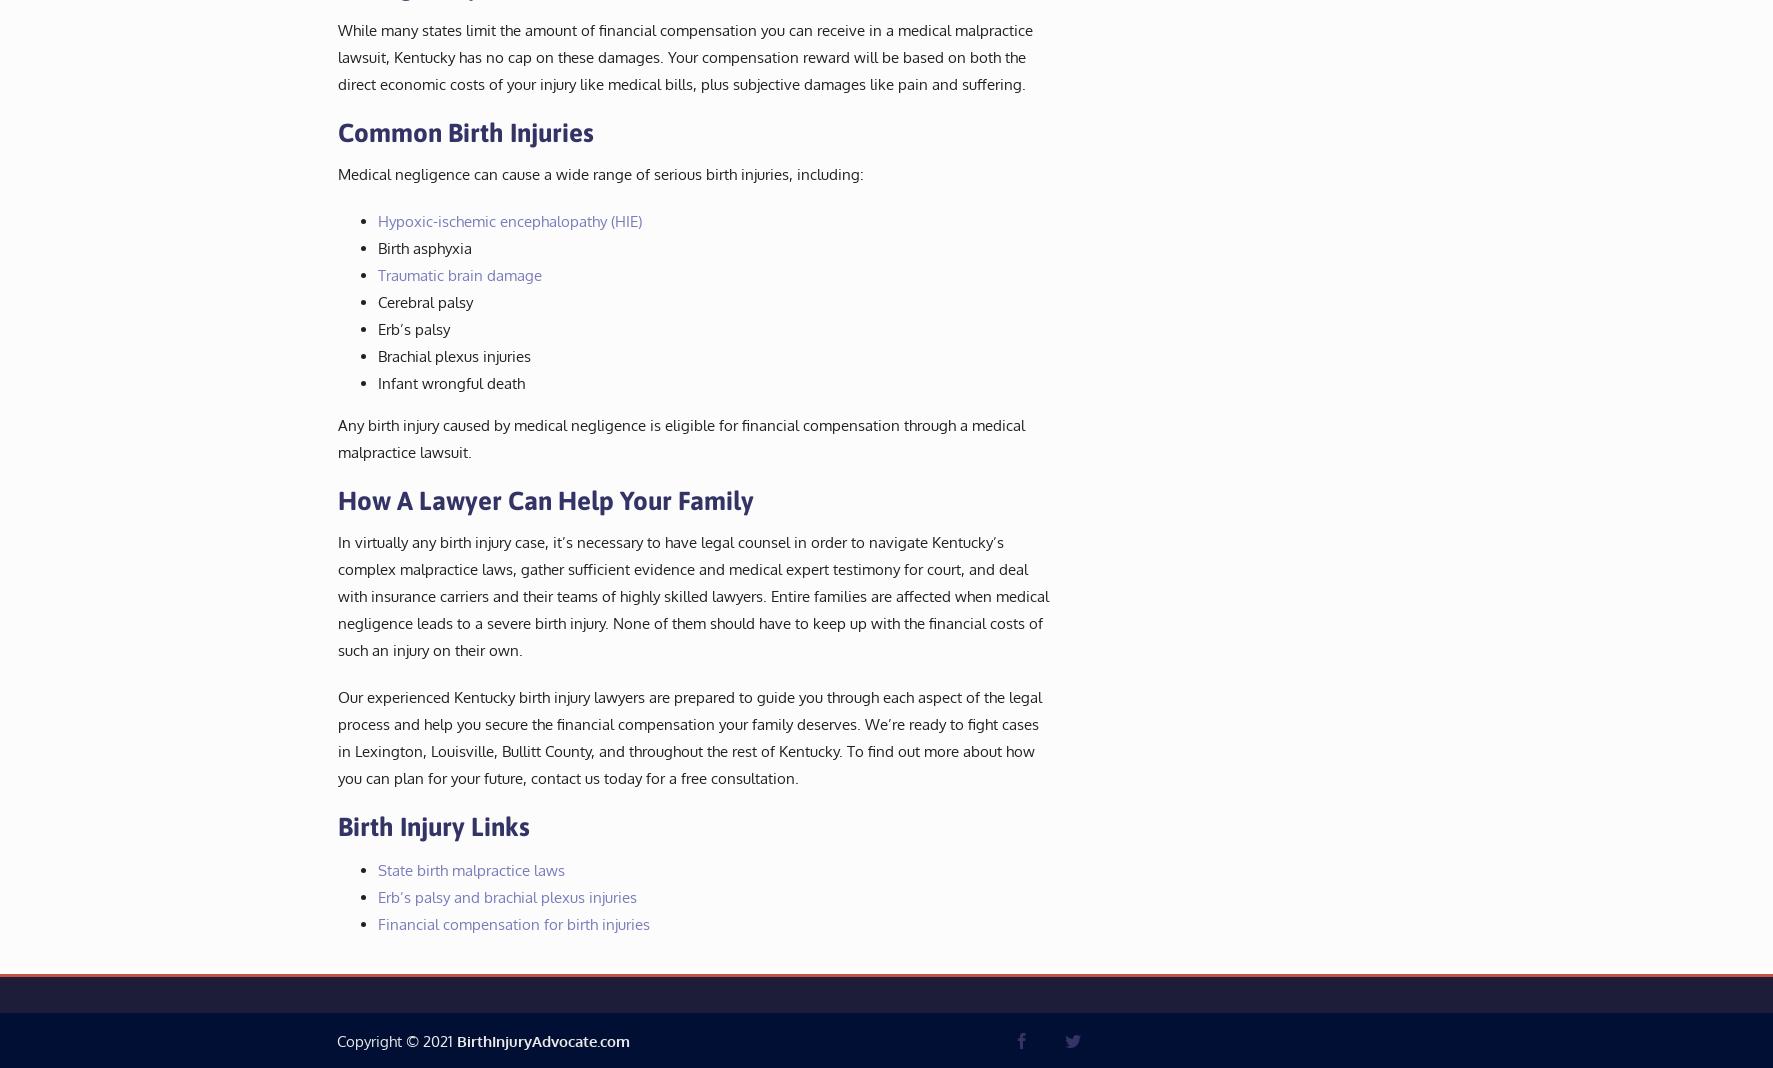 The image size is (1773, 1068). I want to click on 'Birth Injury Links', so click(431, 824).